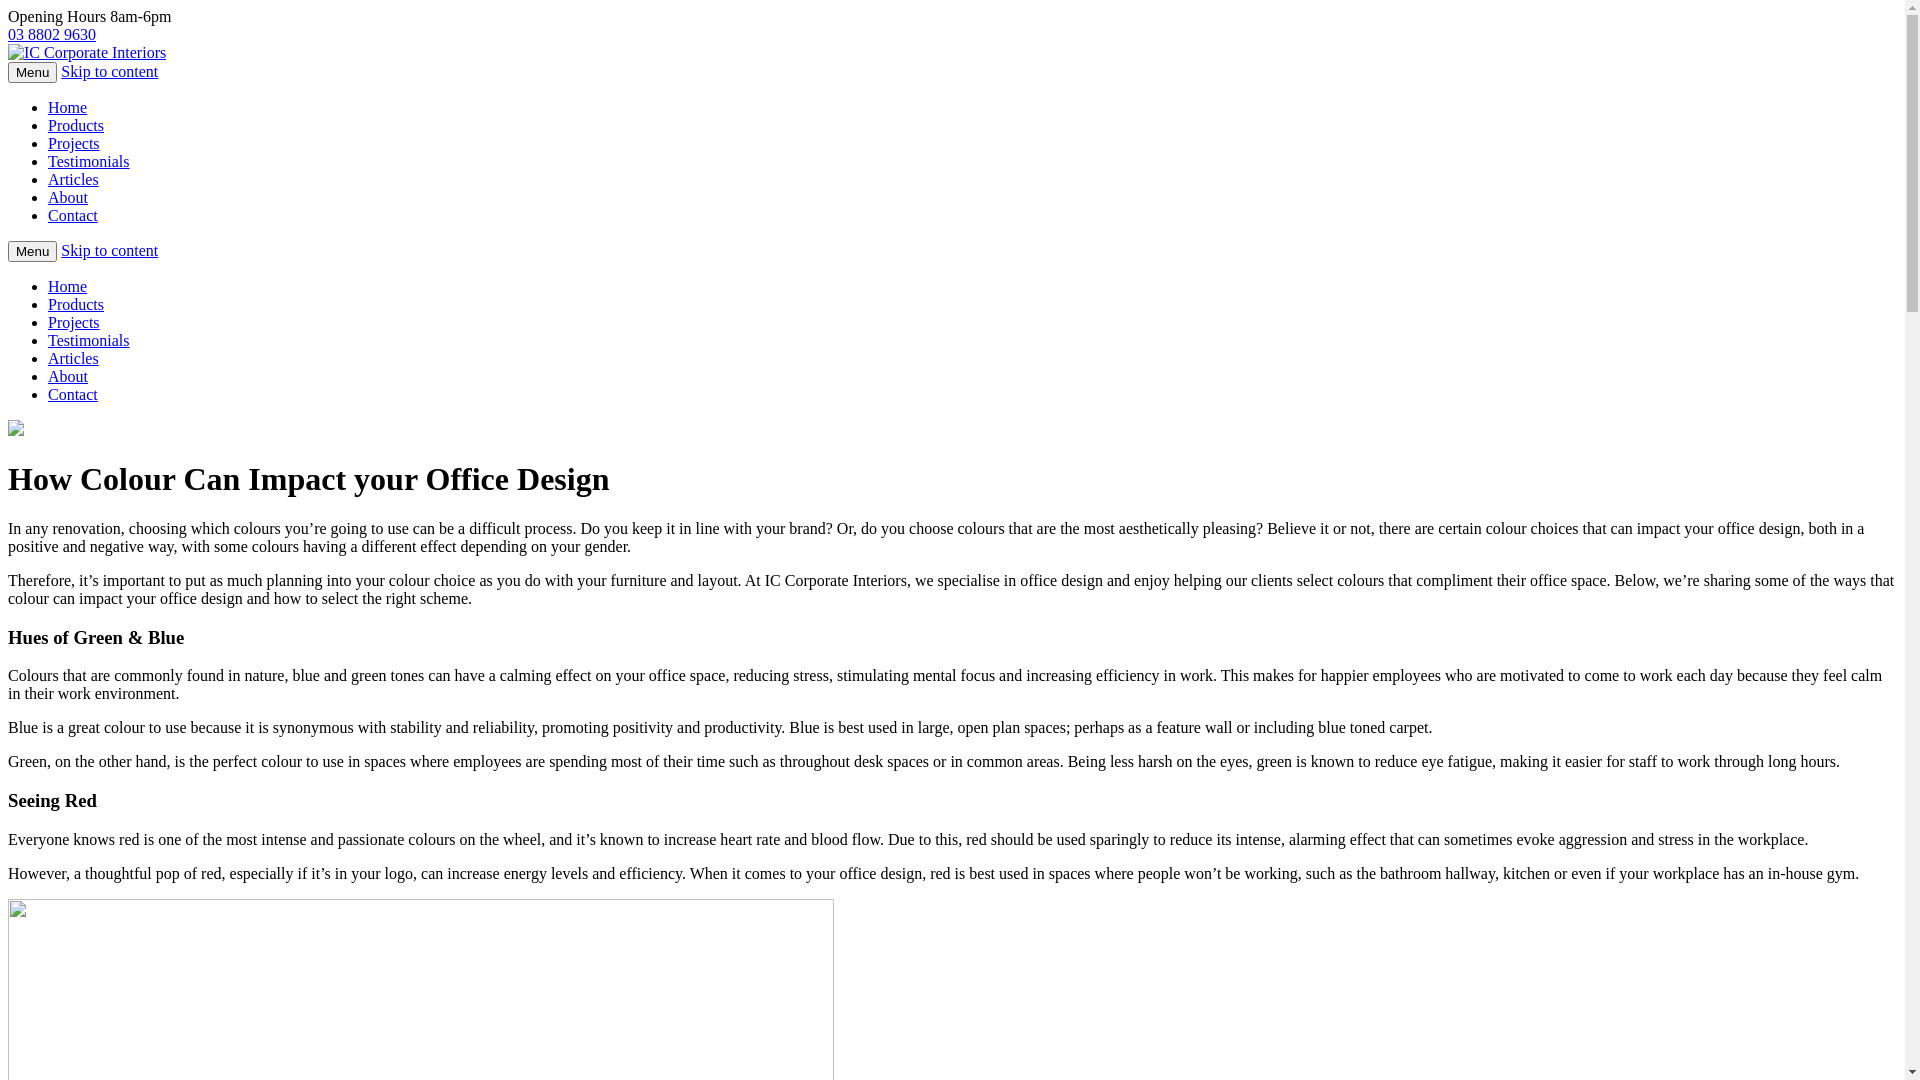 This screenshot has width=1920, height=1080. What do you see at coordinates (32, 71) in the screenshot?
I see `'Menu'` at bounding box center [32, 71].